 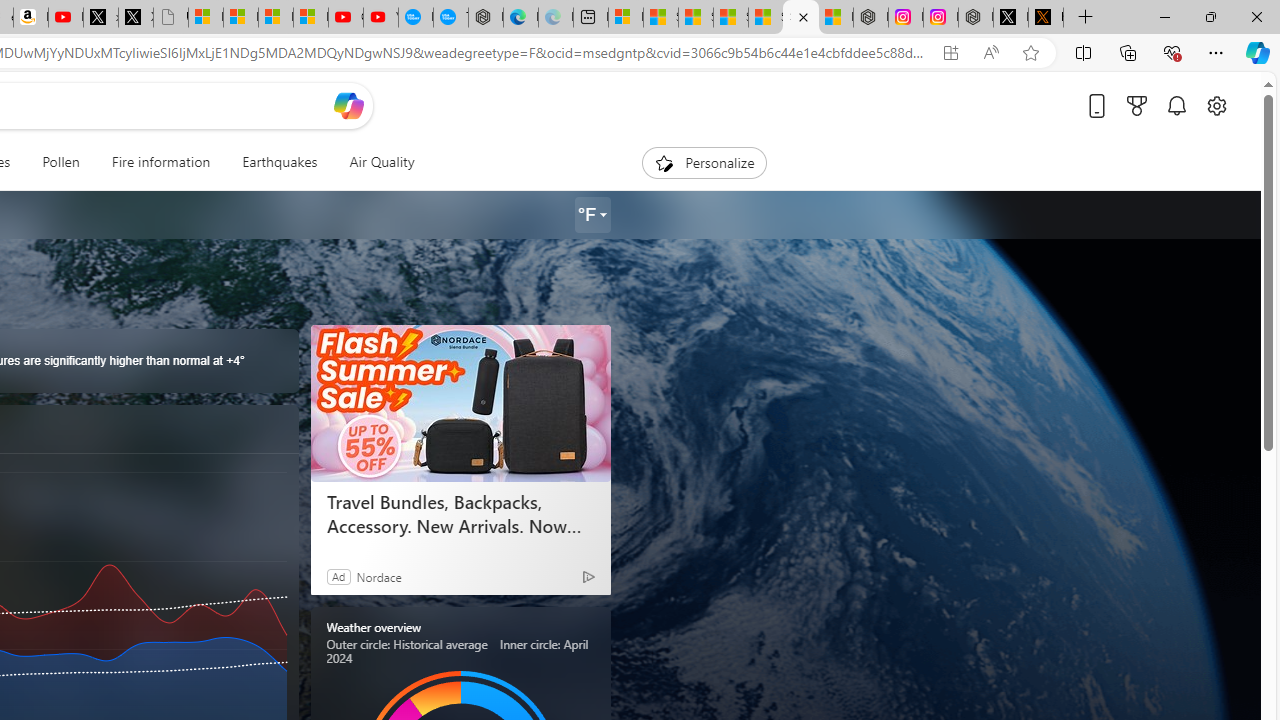 What do you see at coordinates (60, 162) in the screenshot?
I see `'Pollen'` at bounding box center [60, 162].